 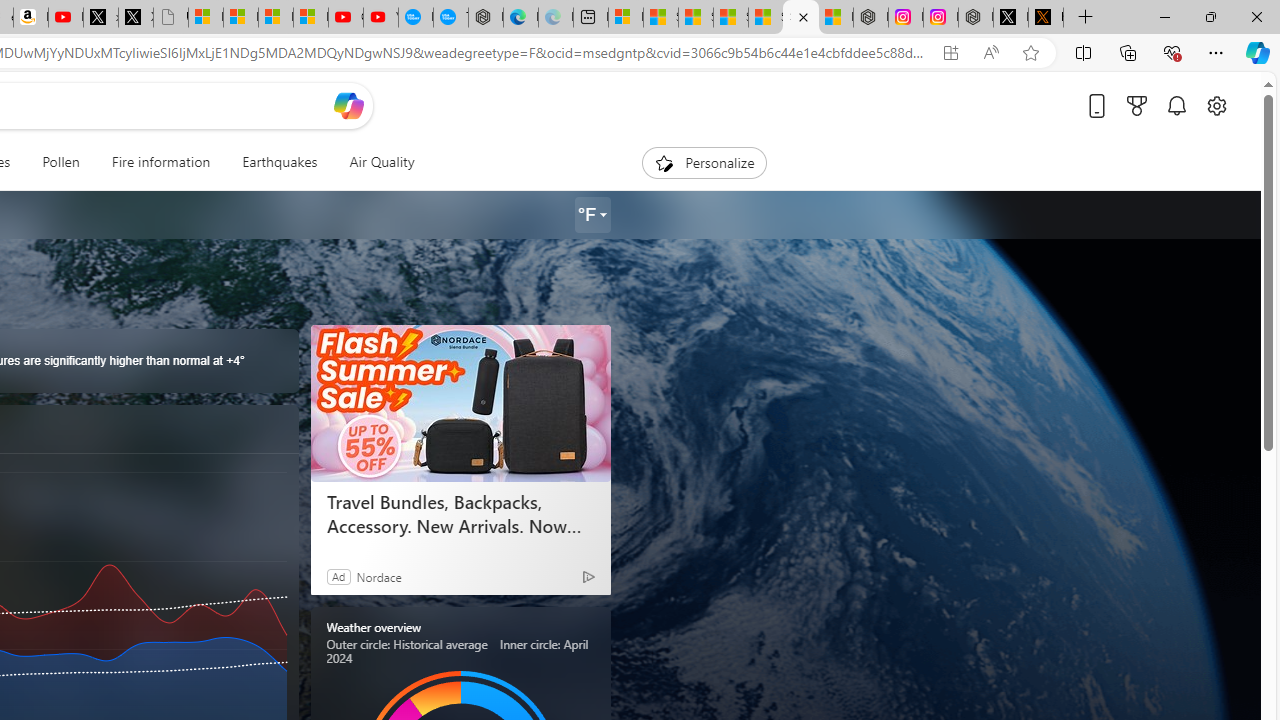 What do you see at coordinates (60, 162) in the screenshot?
I see `'Pollen'` at bounding box center [60, 162].